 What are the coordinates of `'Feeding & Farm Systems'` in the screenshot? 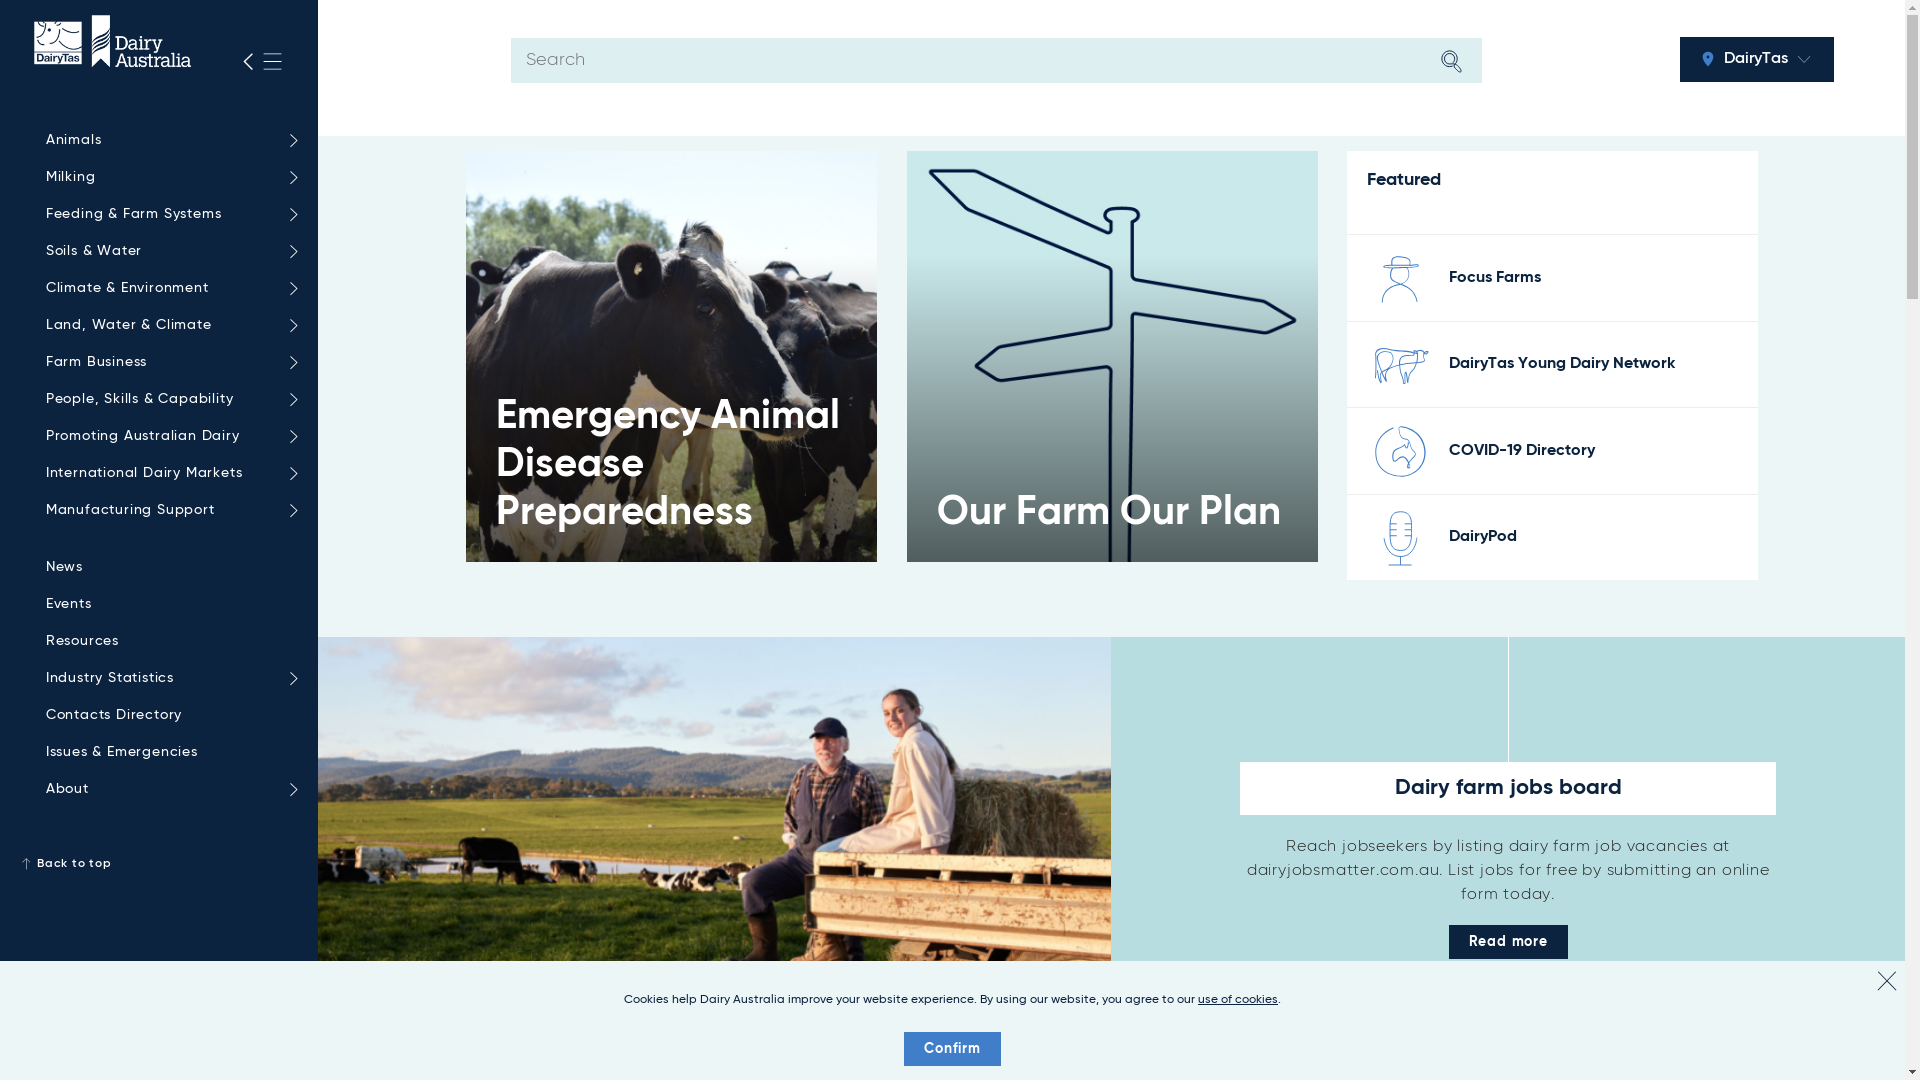 It's located at (167, 214).